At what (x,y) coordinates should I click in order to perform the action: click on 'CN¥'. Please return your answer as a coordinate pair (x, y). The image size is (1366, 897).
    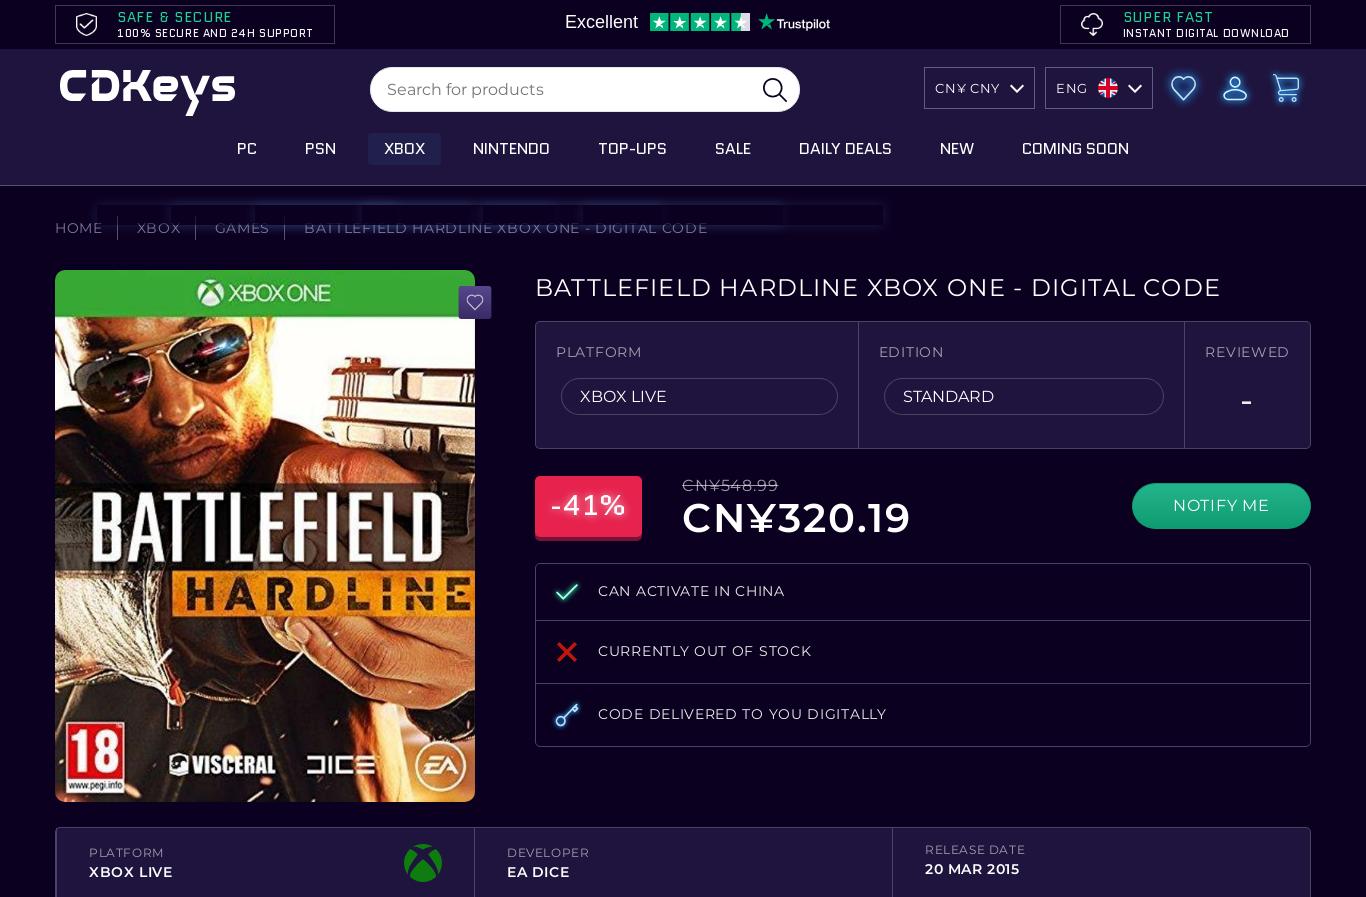
    Looking at the image, I should click on (935, 86).